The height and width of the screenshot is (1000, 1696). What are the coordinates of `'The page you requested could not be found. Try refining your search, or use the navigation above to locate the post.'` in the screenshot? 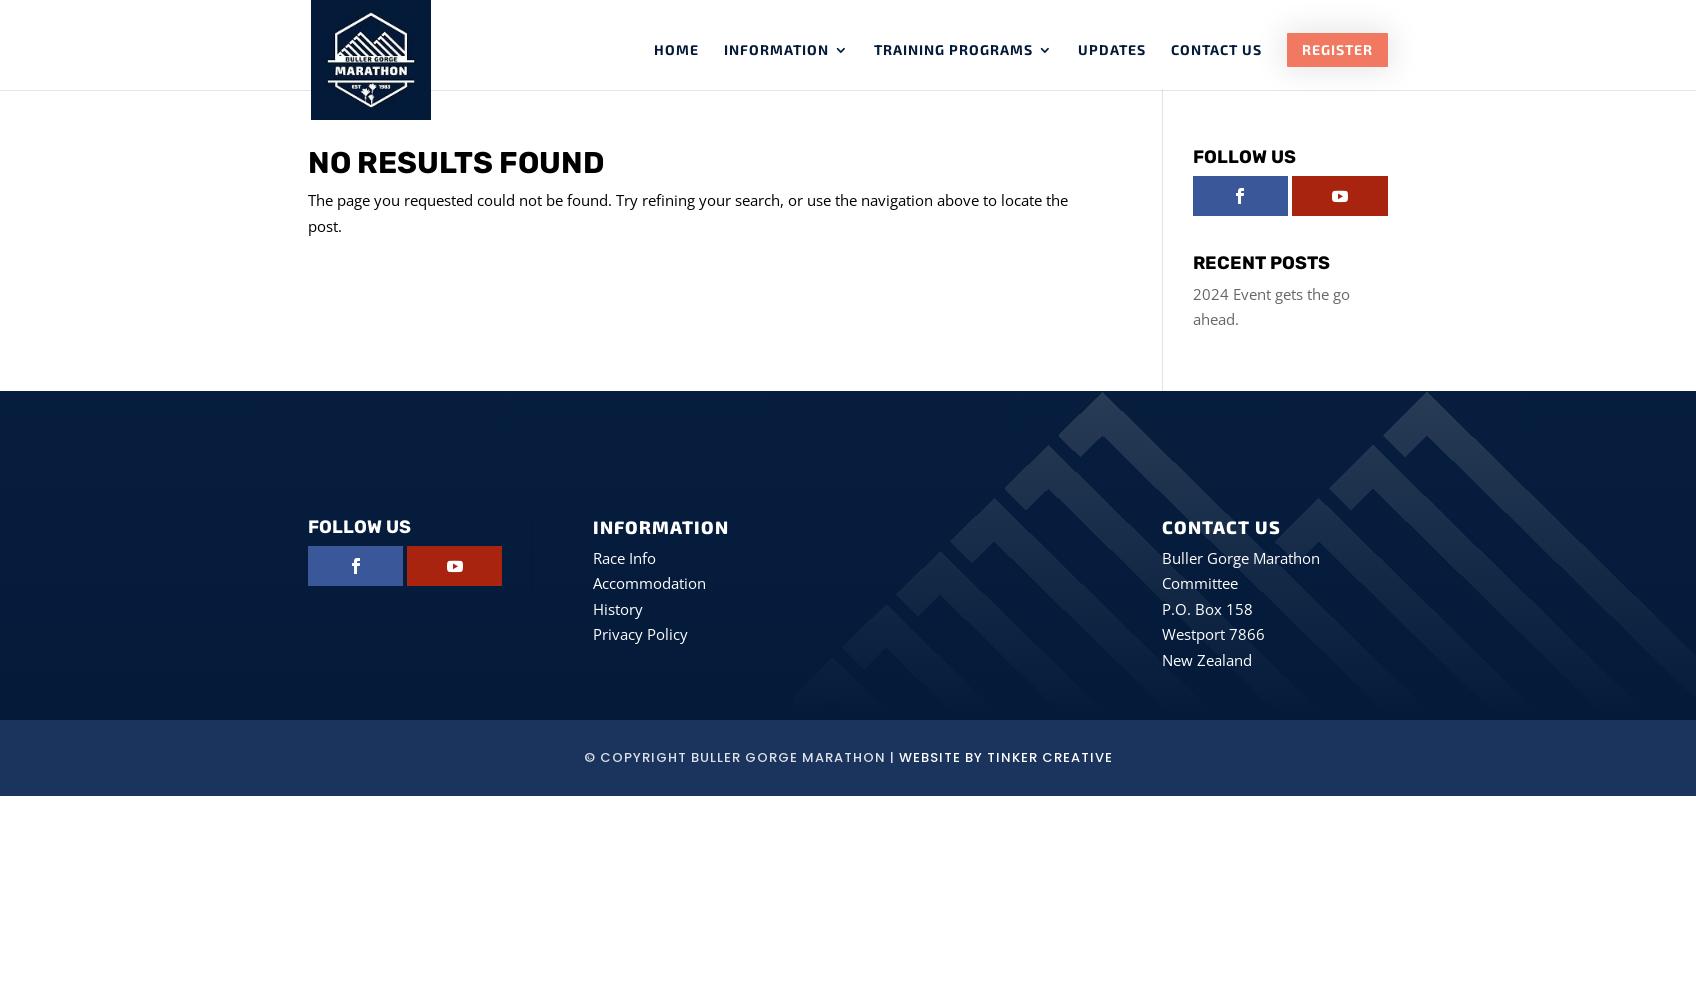 It's located at (307, 211).